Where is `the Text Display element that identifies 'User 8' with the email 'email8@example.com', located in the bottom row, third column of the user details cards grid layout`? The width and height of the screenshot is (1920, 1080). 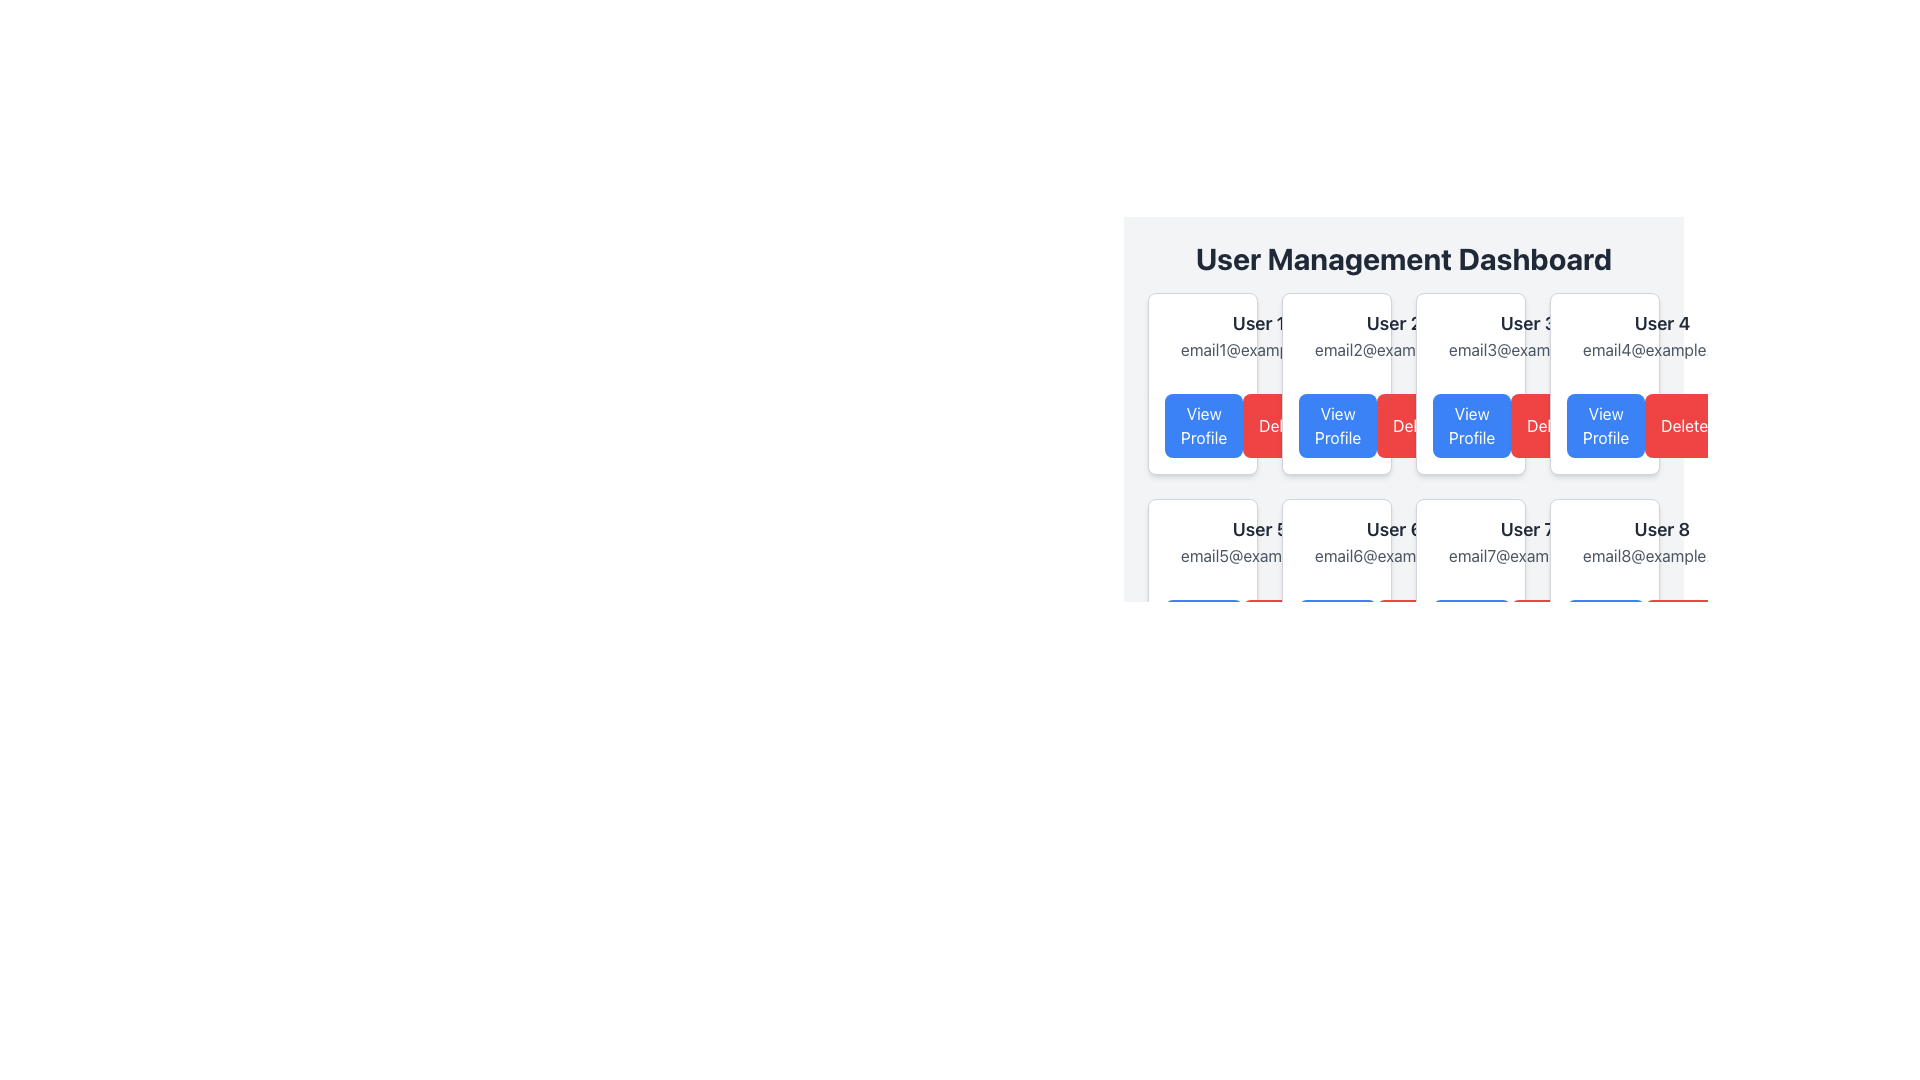
the Text Display element that identifies 'User 8' with the email 'email8@example.com', located in the bottom row, third column of the user details cards grid layout is located at coordinates (1662, 542).